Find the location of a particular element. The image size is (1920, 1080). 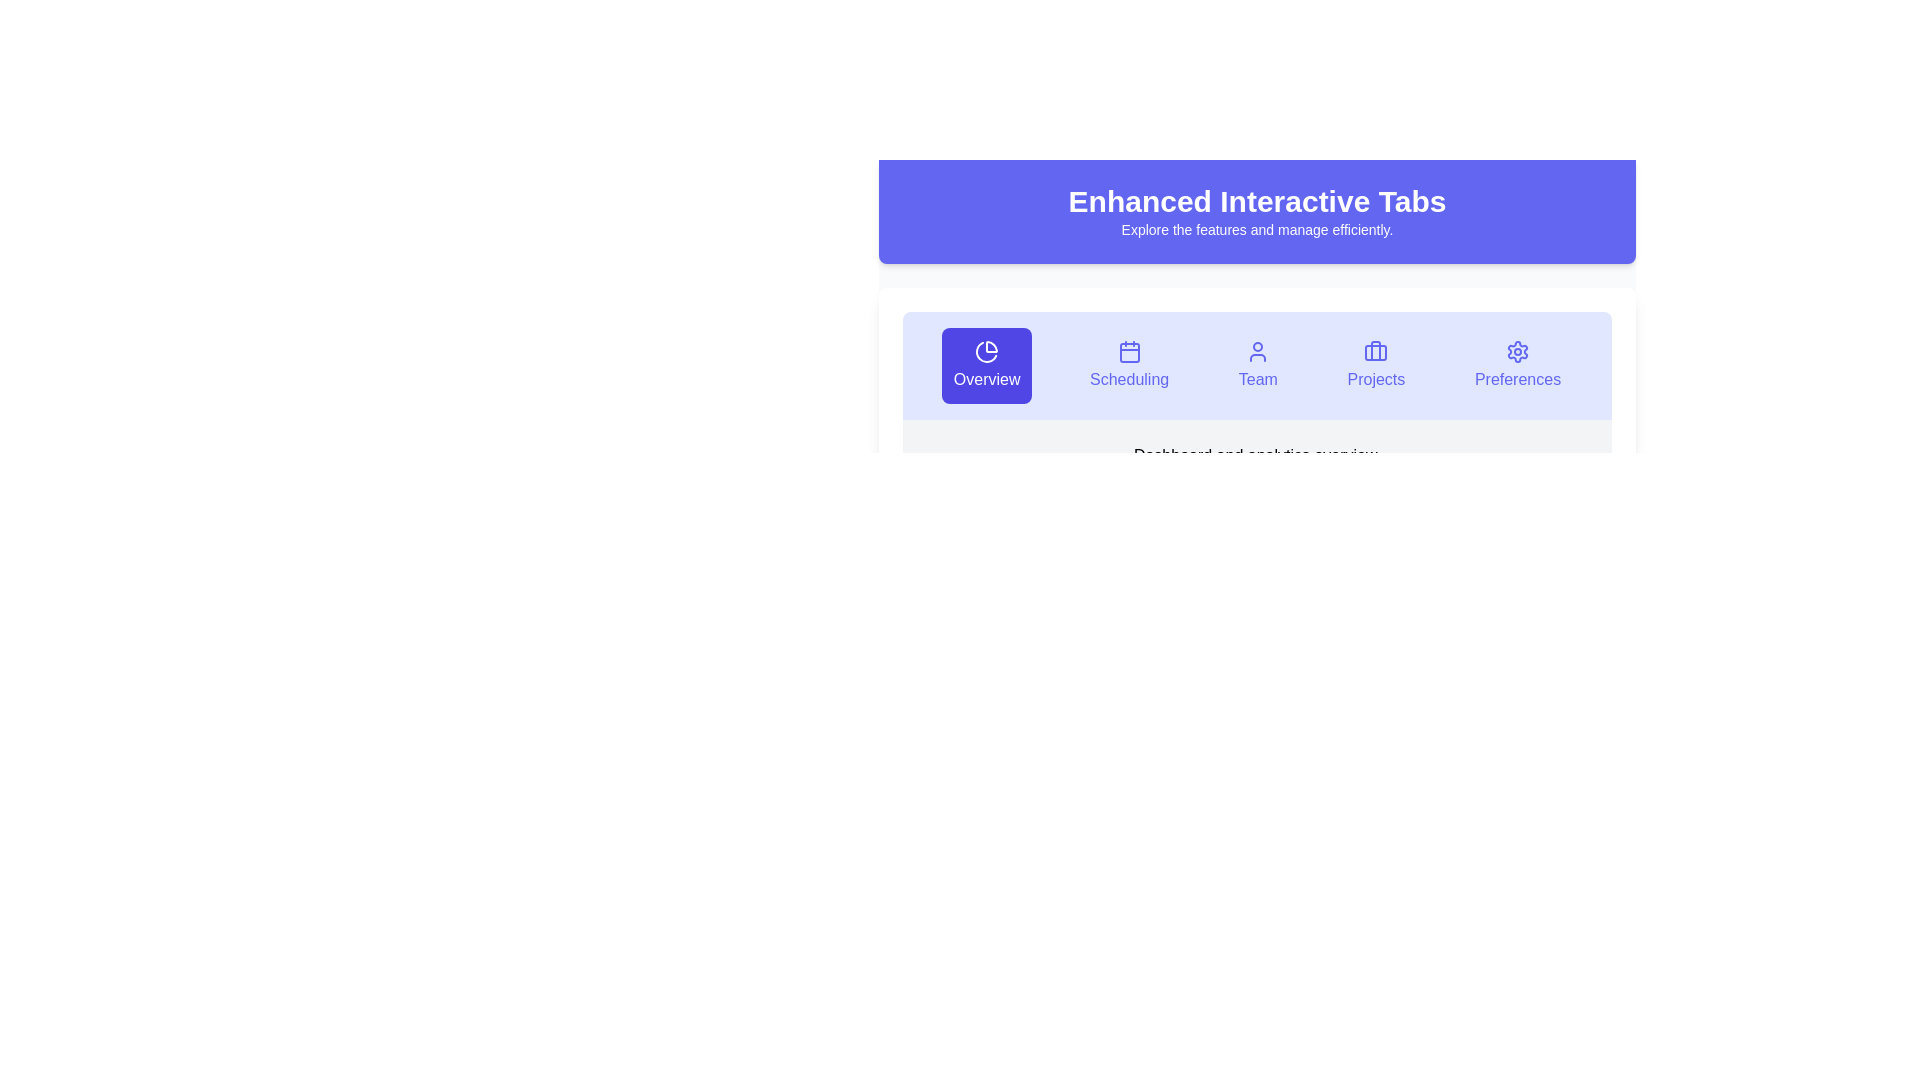

the second tab button in the tab menu that navigates to the Scheduling page to trigger hover effects is located at coordinates (1129, 366).